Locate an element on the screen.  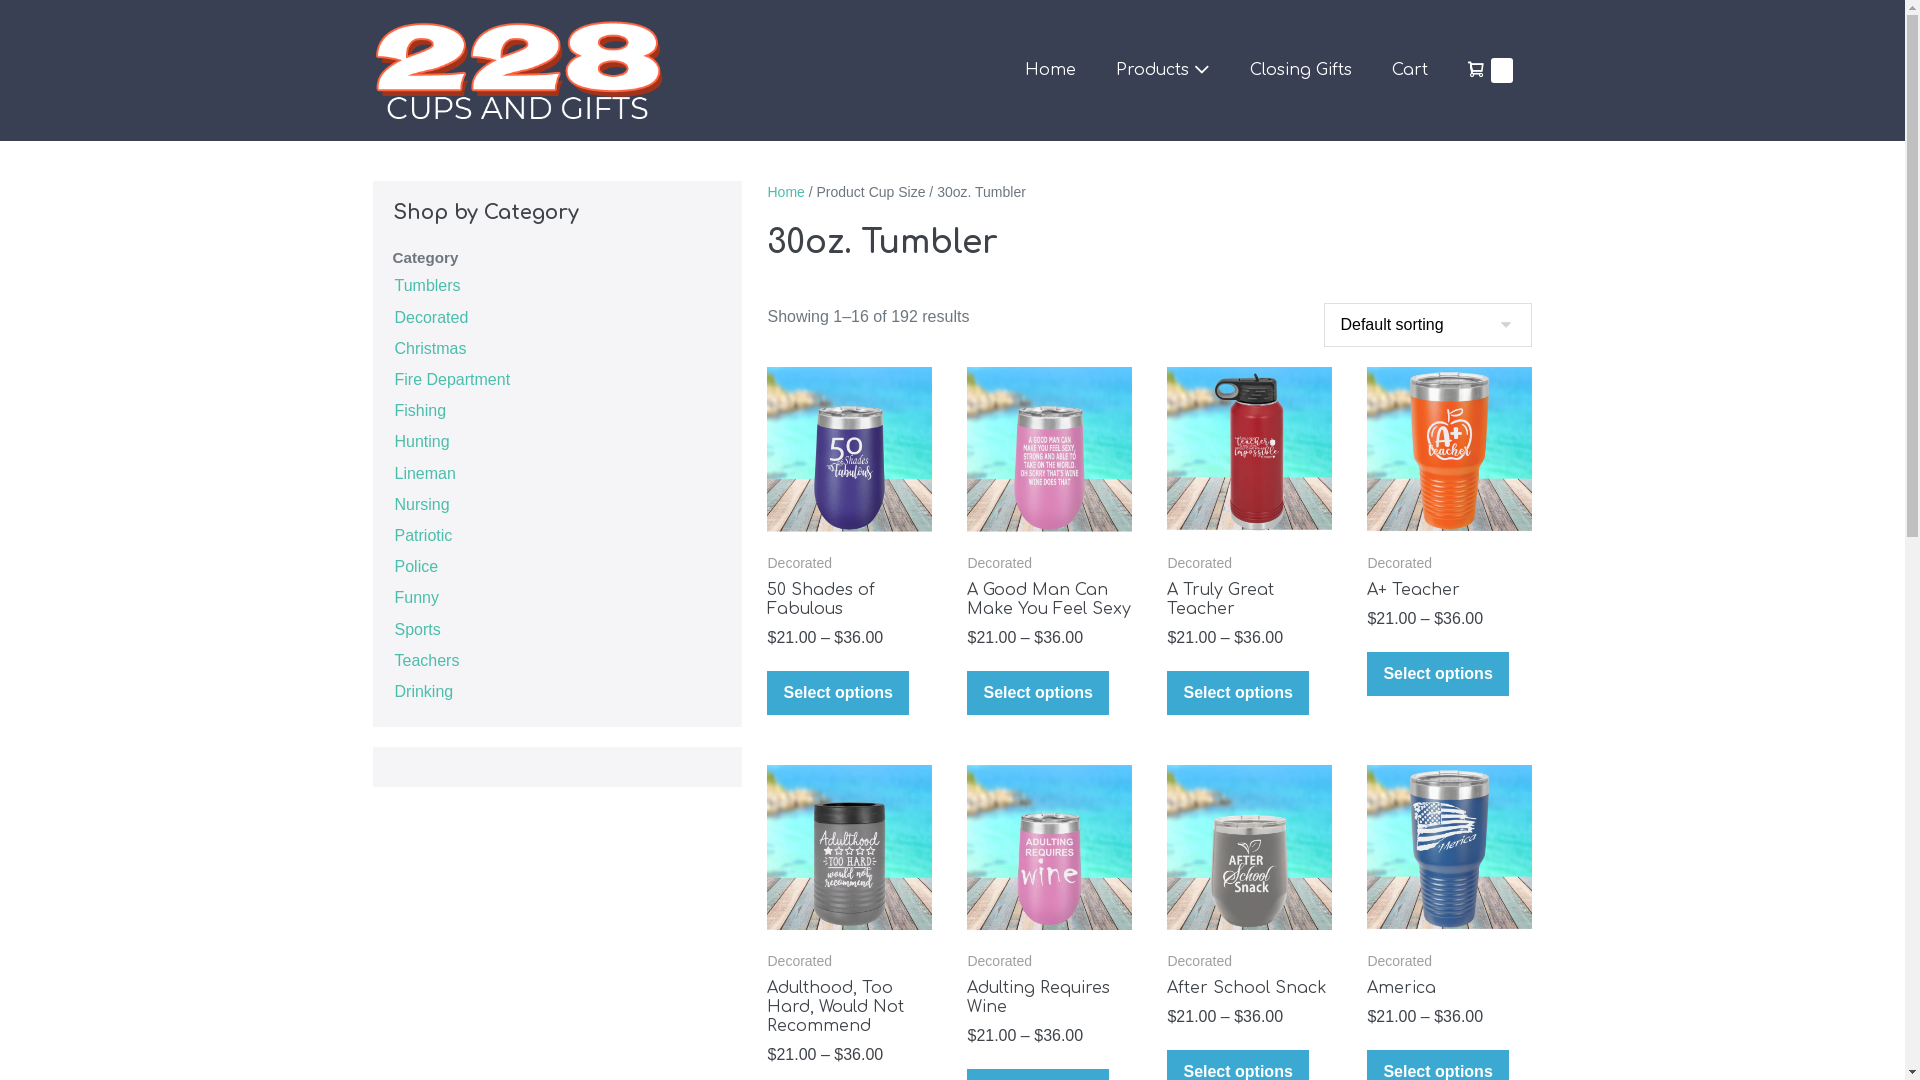
'Teachers' is located at coordinates (425, 659).